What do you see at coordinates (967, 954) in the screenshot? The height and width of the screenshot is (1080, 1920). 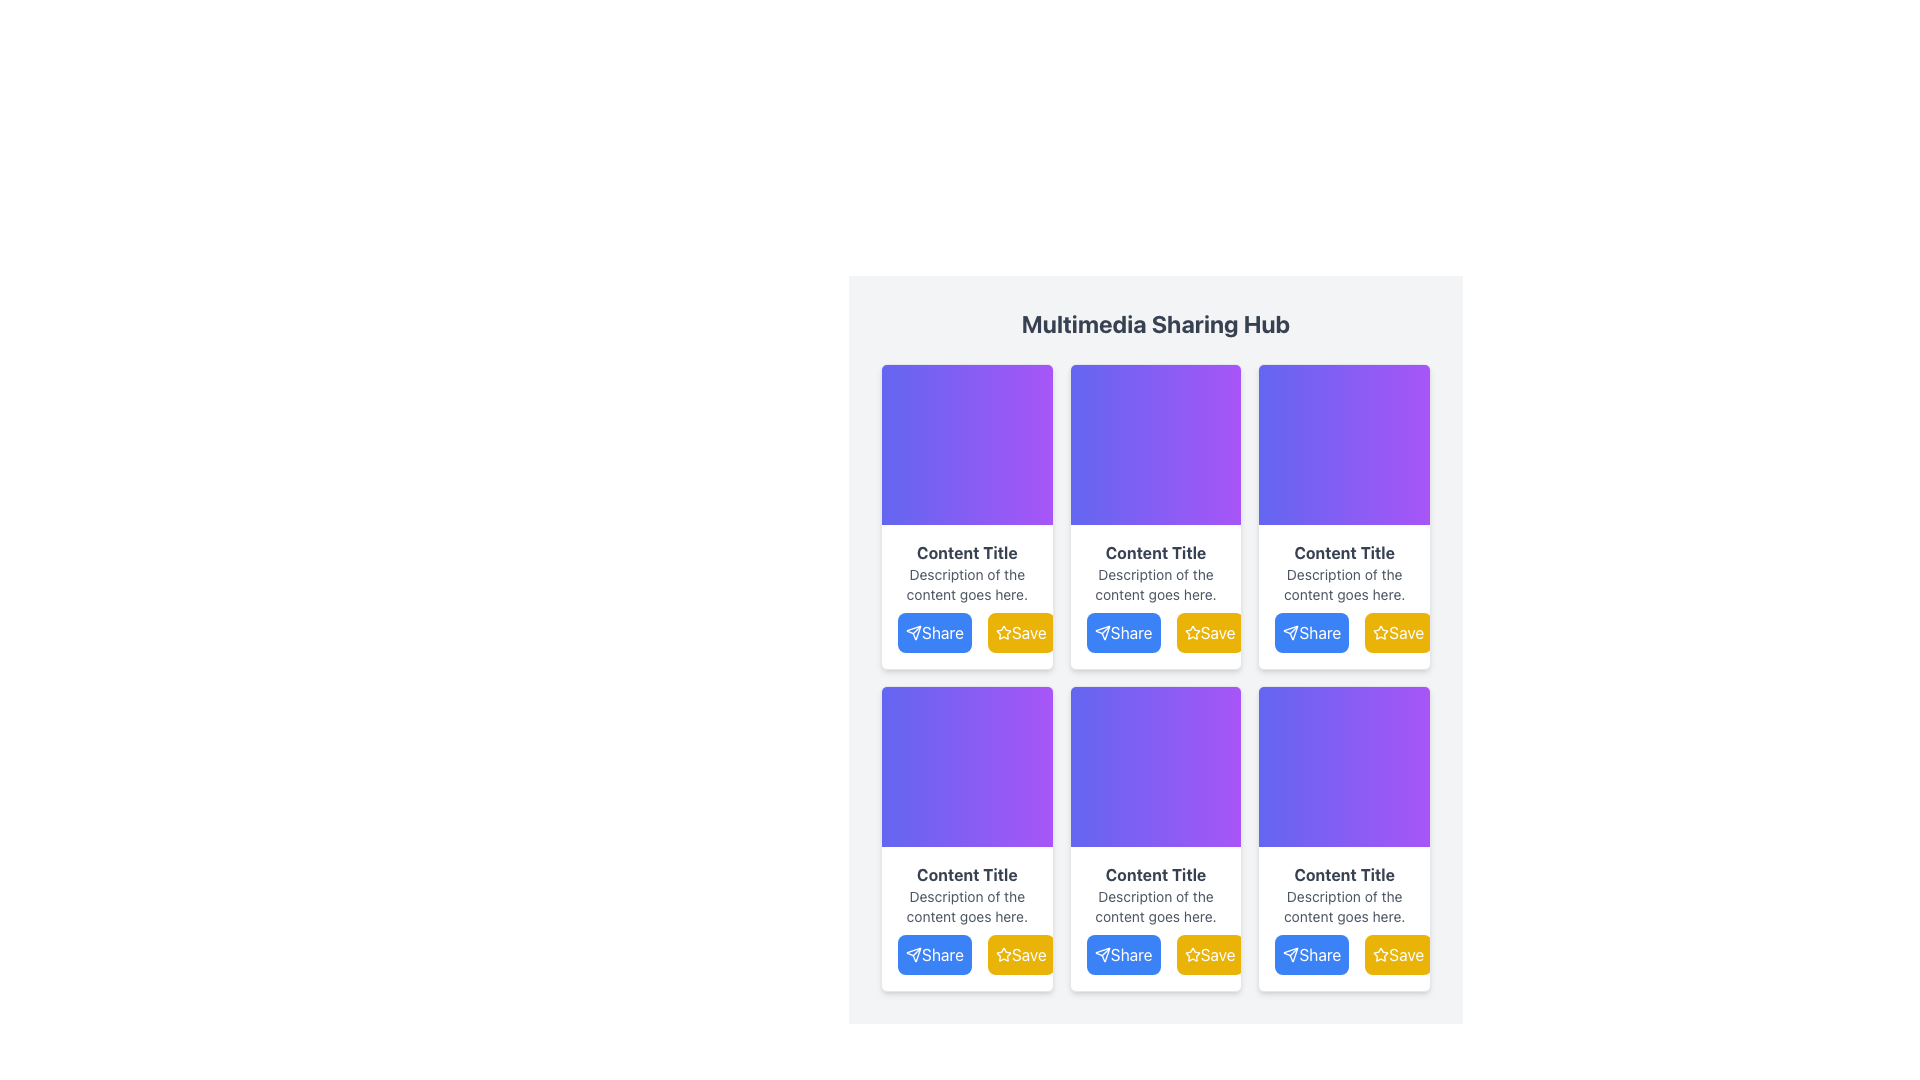 I see `the 'Share' button located in the lower-left corner of the card containing 'Content Title'` at bounding box center [967, 954].